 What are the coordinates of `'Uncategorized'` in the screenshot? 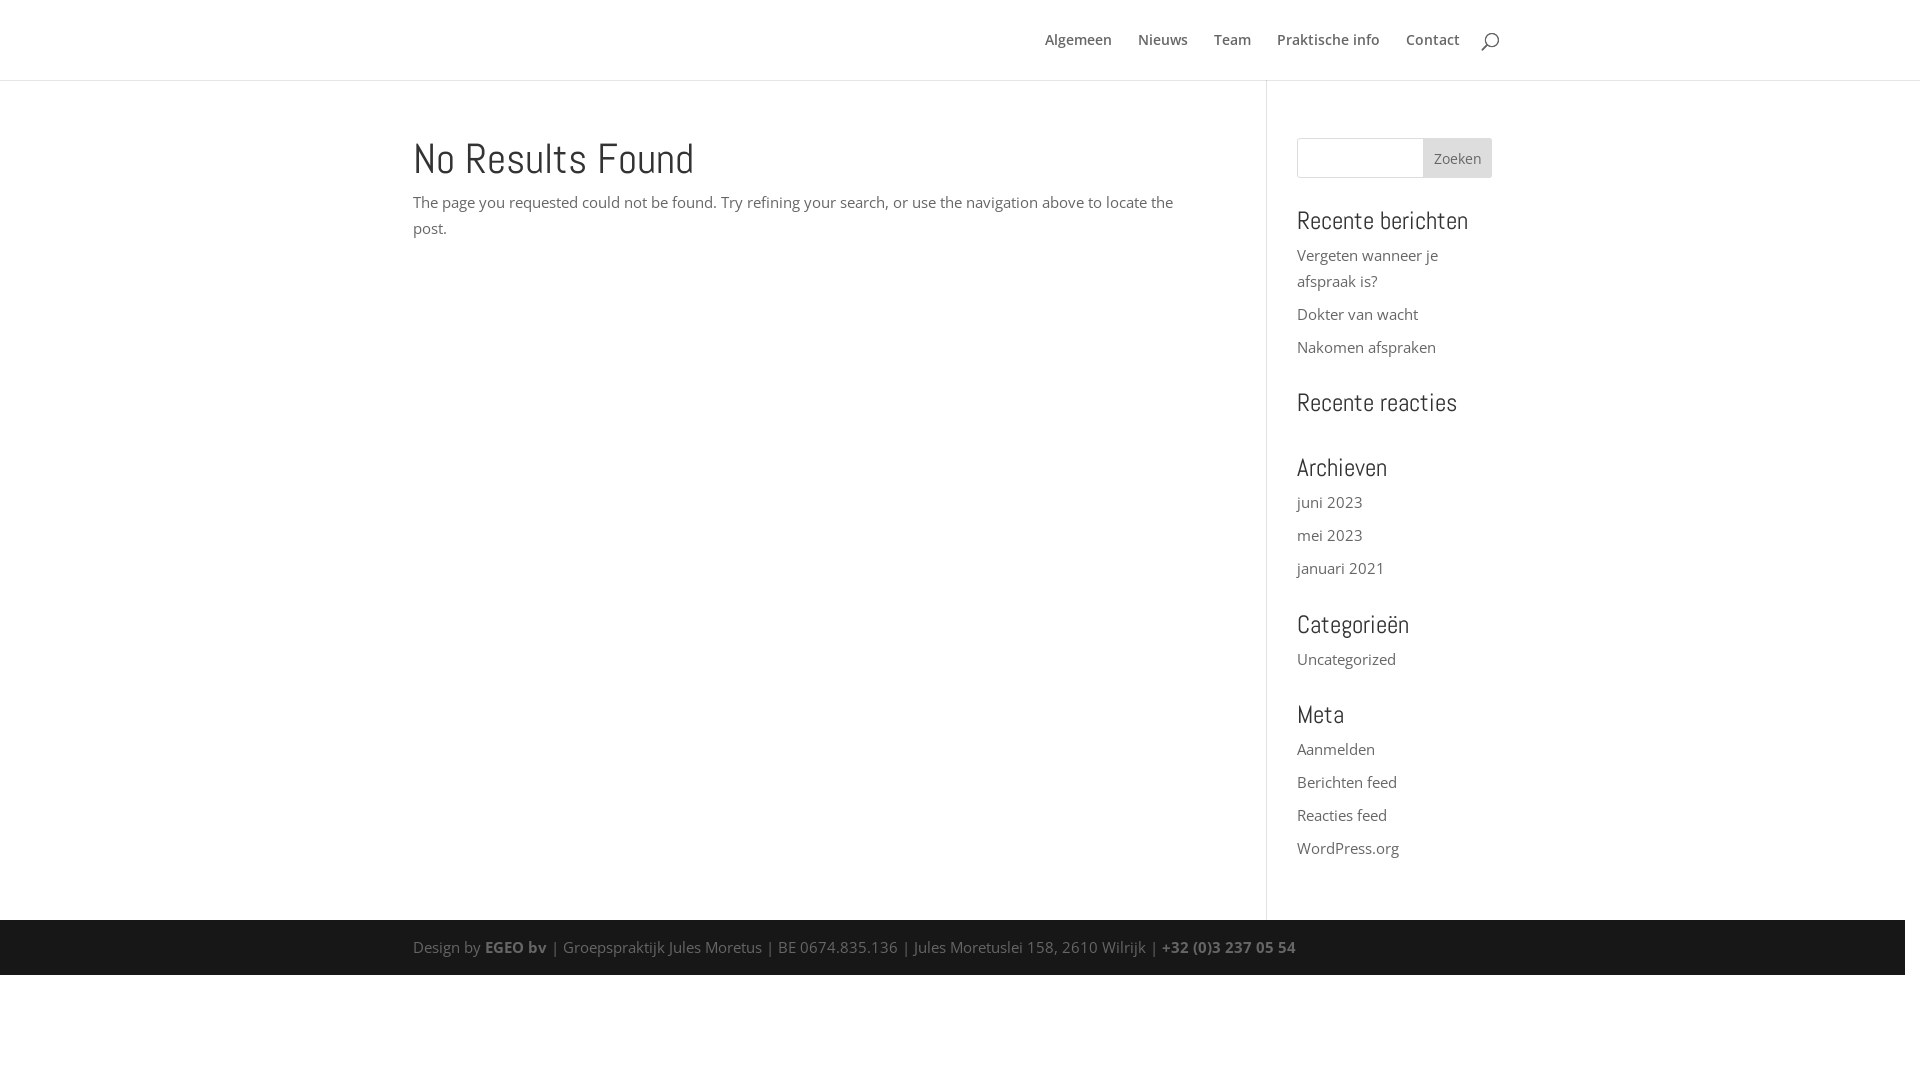 It's located at (1346, 658).